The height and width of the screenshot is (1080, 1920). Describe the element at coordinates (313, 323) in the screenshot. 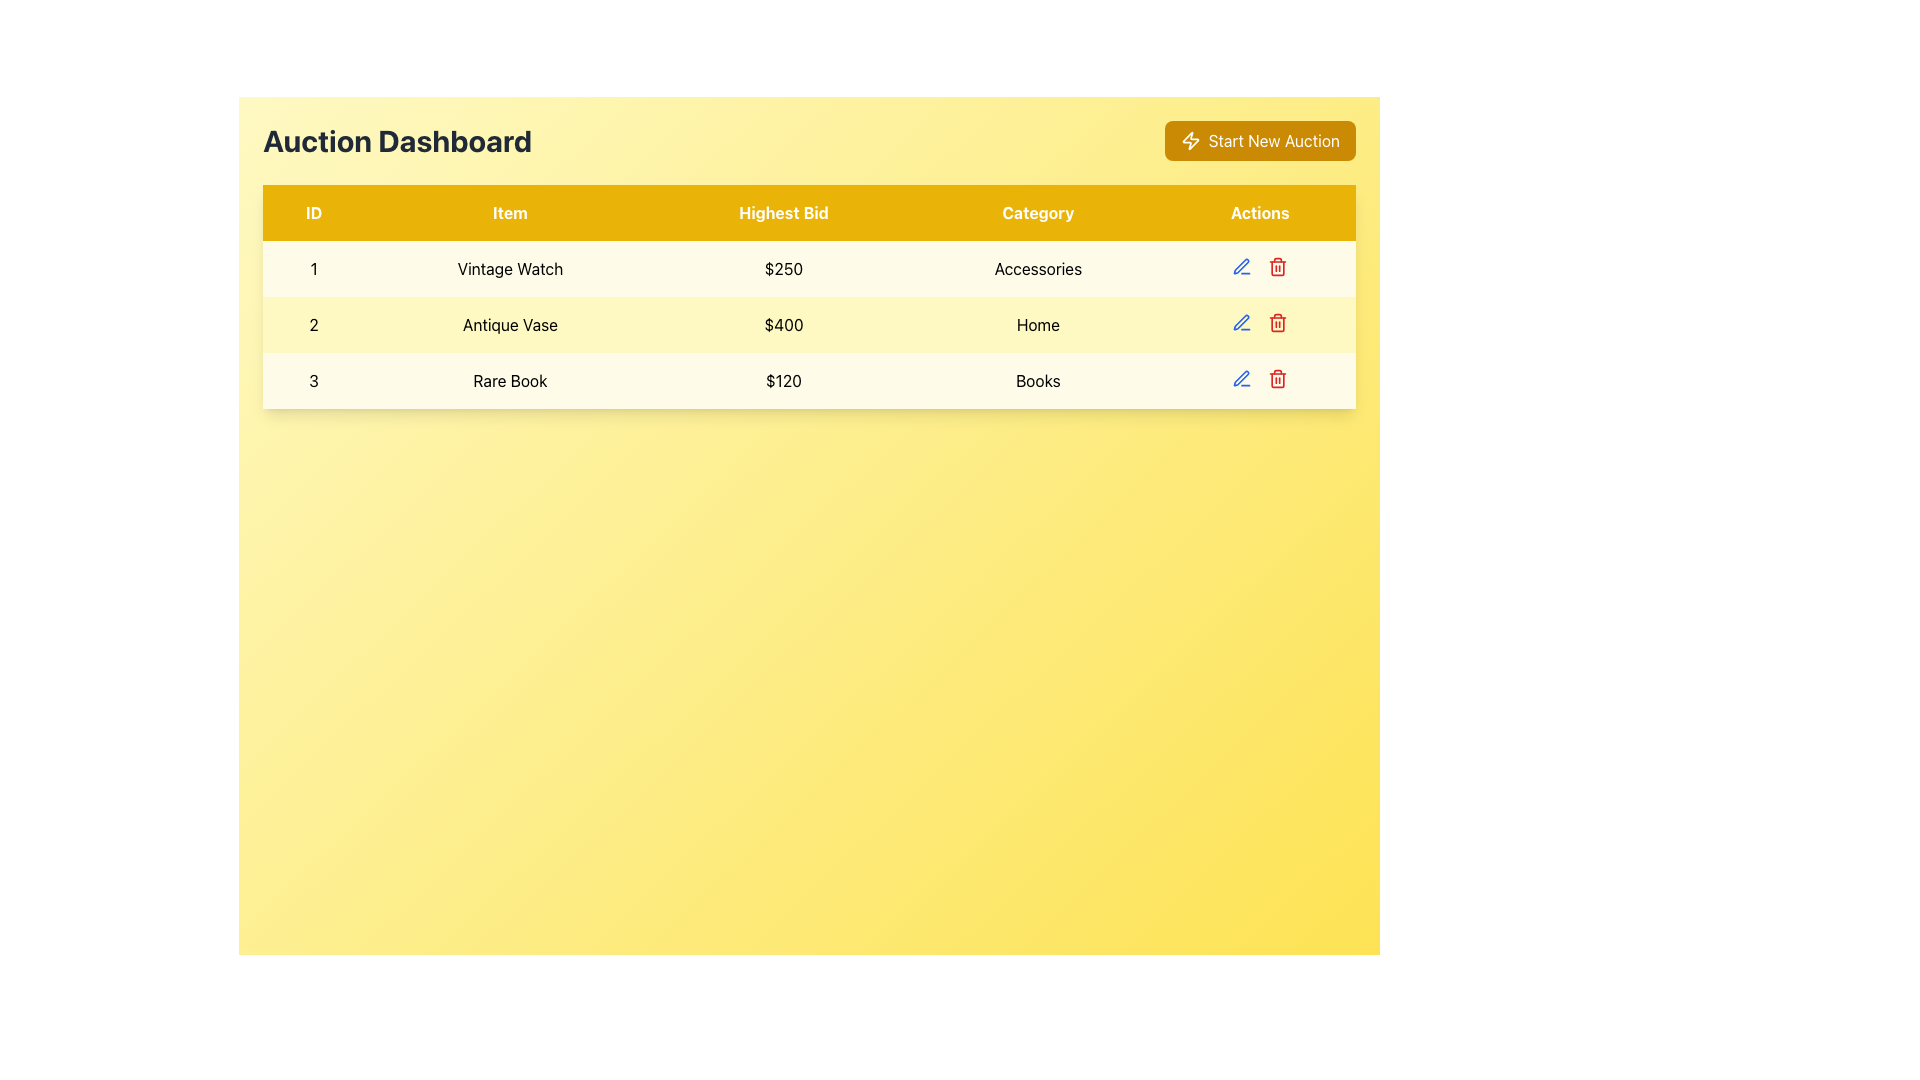

I see `the static text element displaying the ID value for the second item in the list, located in the leftmost cell of the second row under the 'ID' header` at that location.